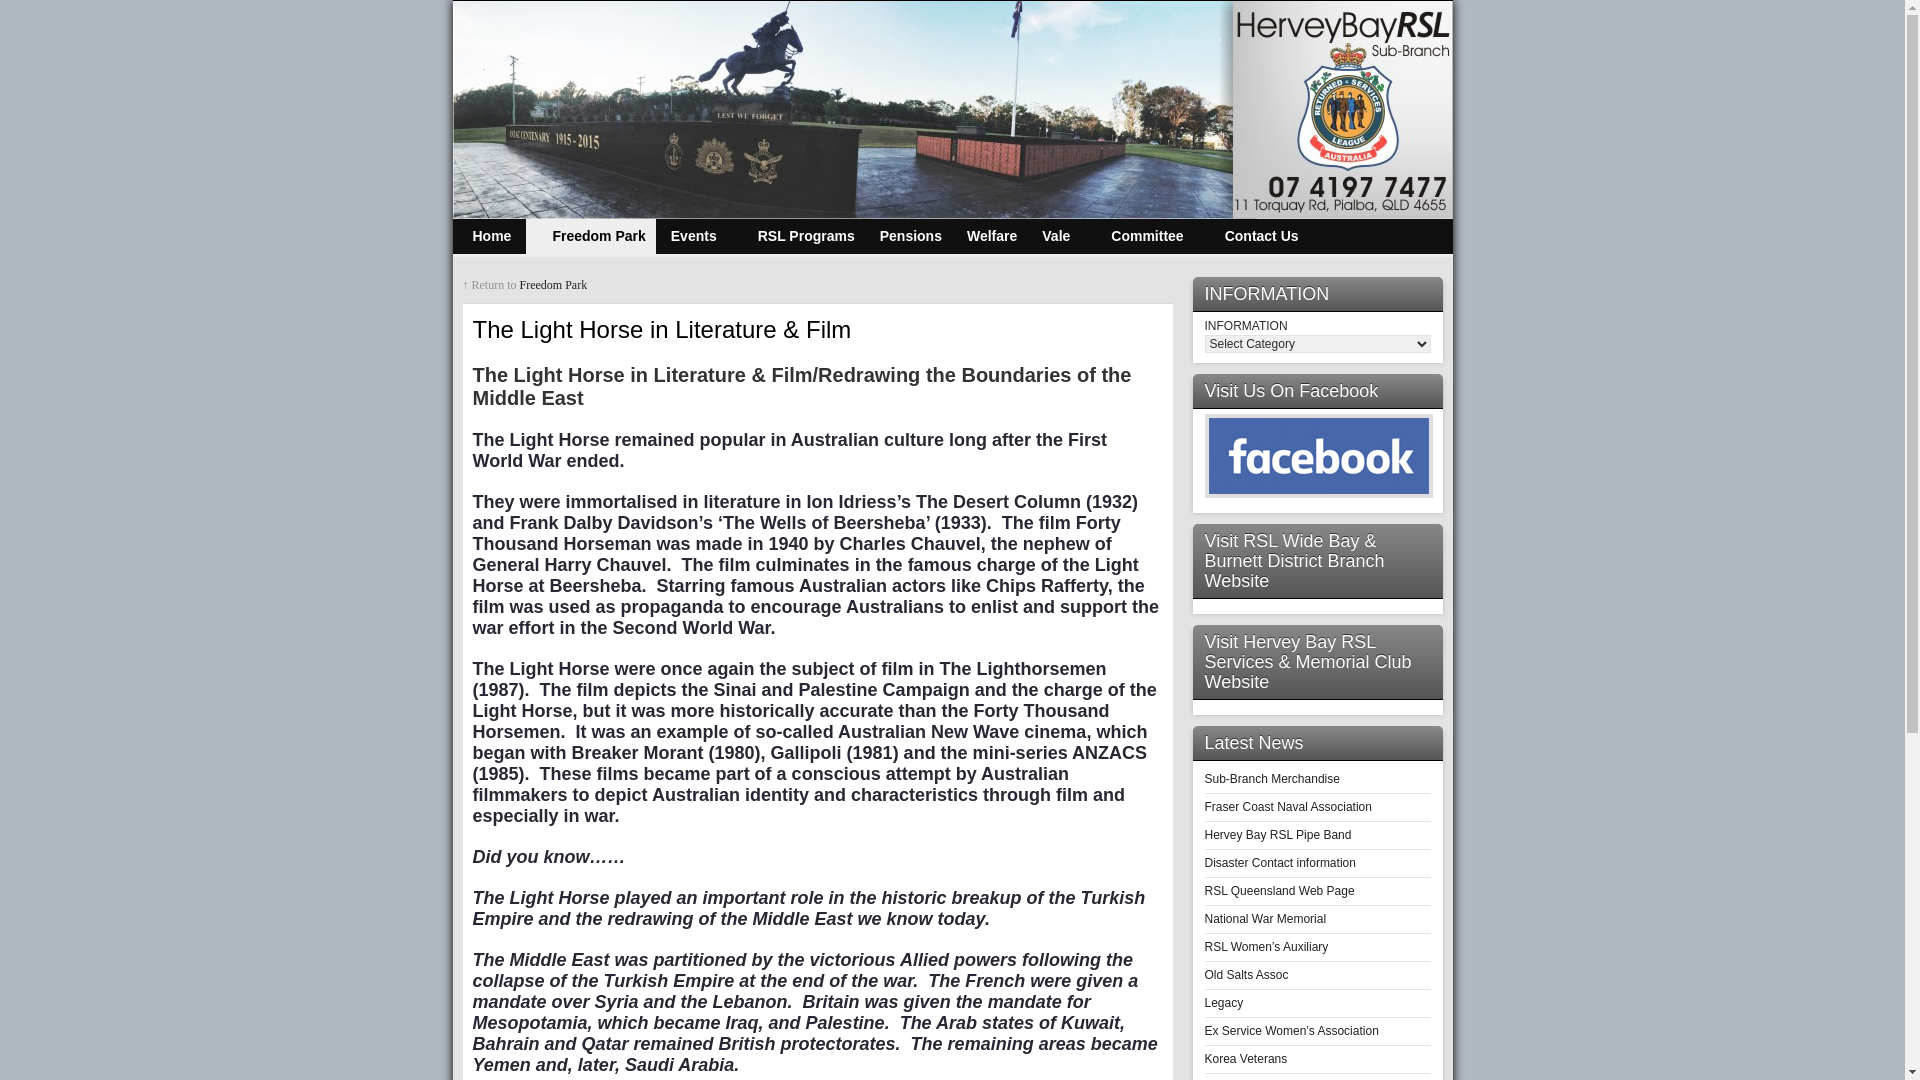 The height and width of the screenshot is (1080, 1920). What do you see at coordinates (1203, 805) in the screenshot?
I see `'Fraser Coast Naval Association'` at bounding box center [1203, 805].